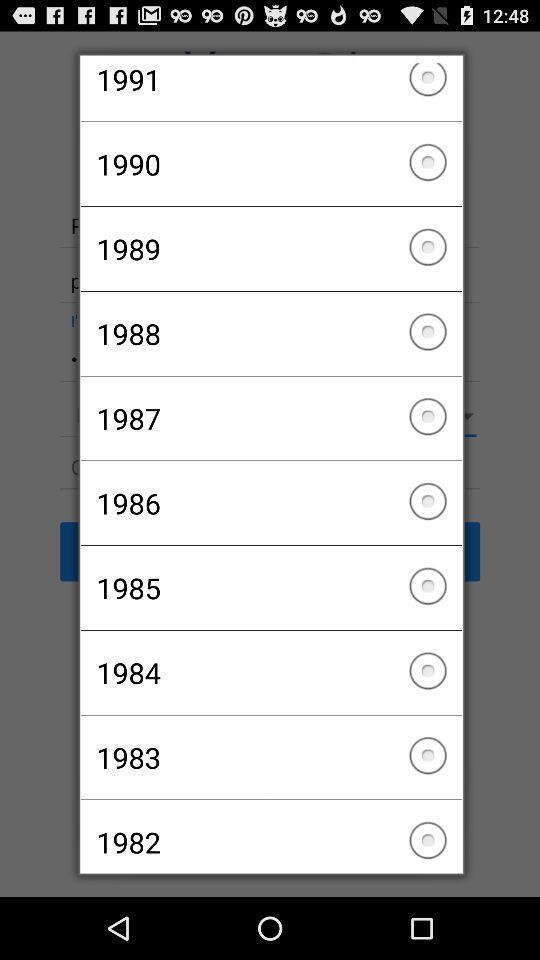 Image resolution: width=540 pixels, height=960 pixels. I want to click on 1982 icon, so click(270, 833).